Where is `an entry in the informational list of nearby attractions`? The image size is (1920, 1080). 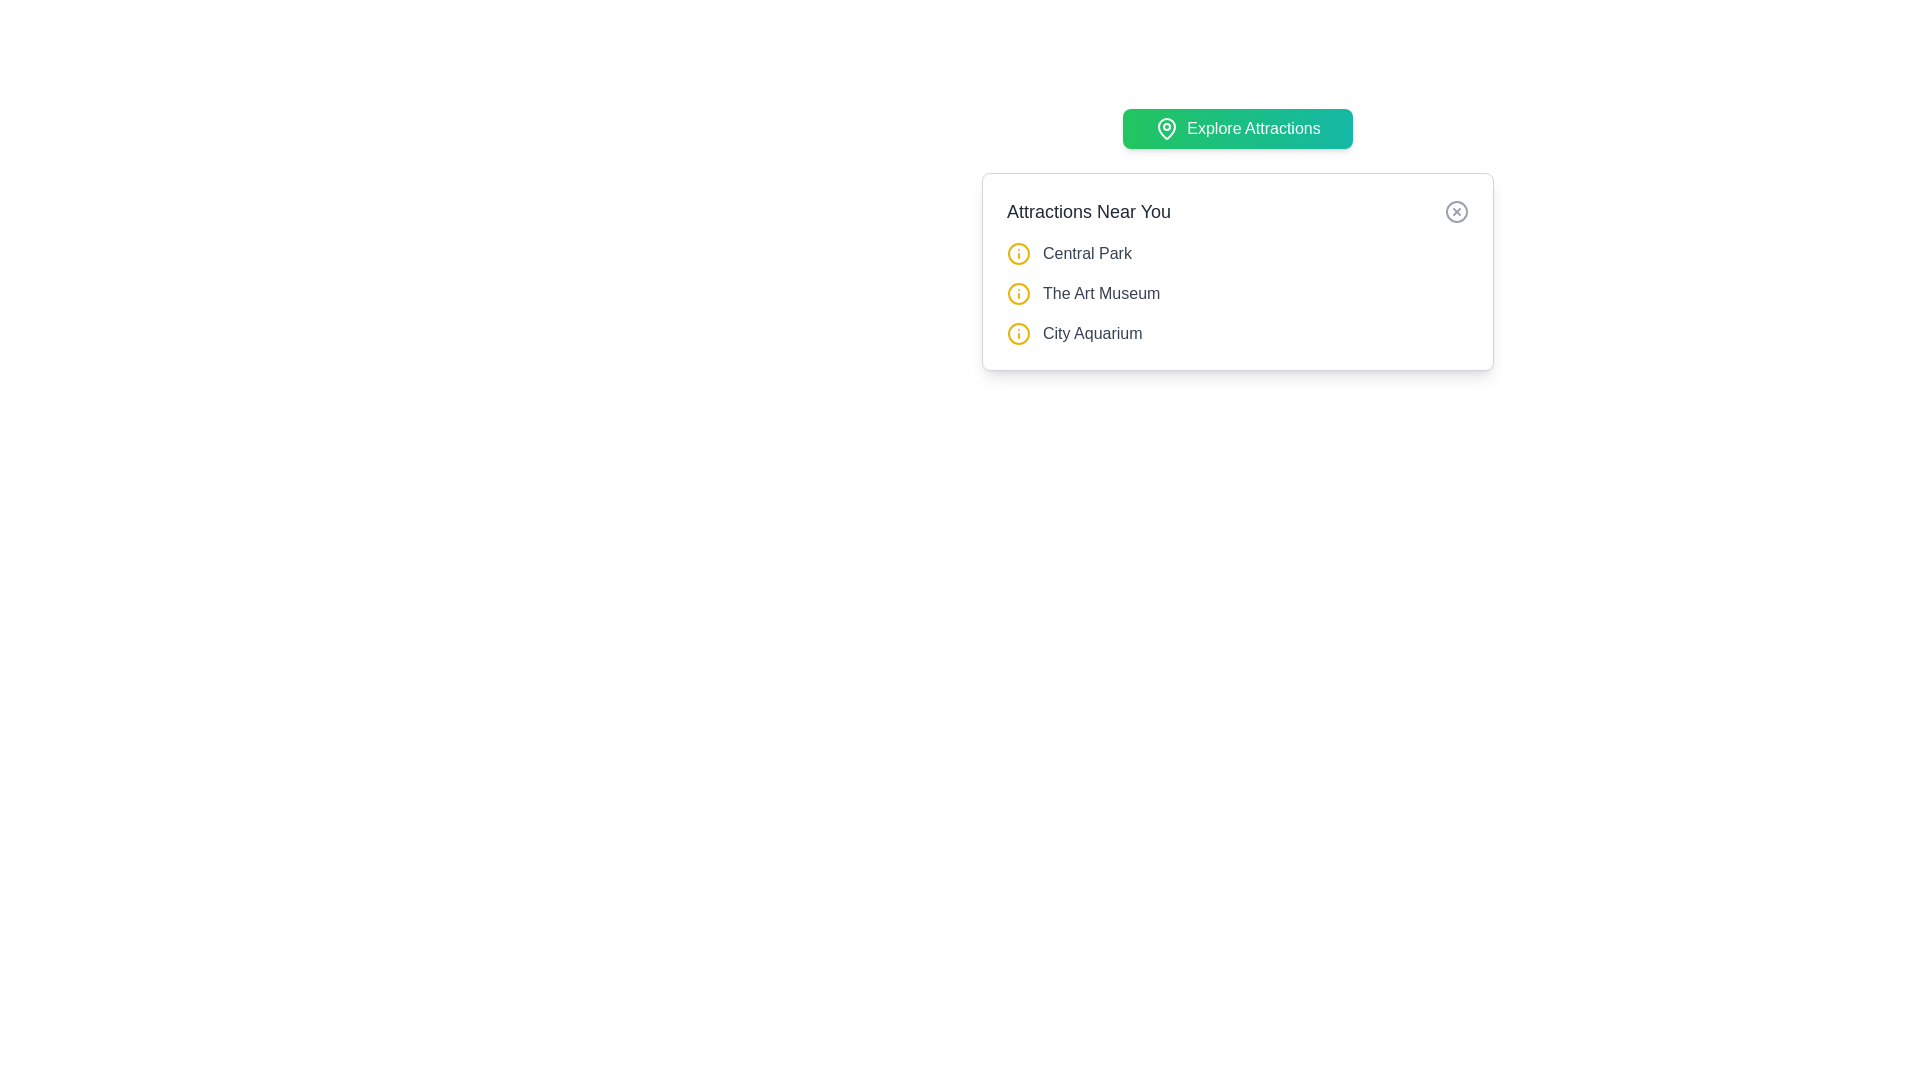
an entry in the informational list of nearby attractions is located at coordinates (1237, 293).